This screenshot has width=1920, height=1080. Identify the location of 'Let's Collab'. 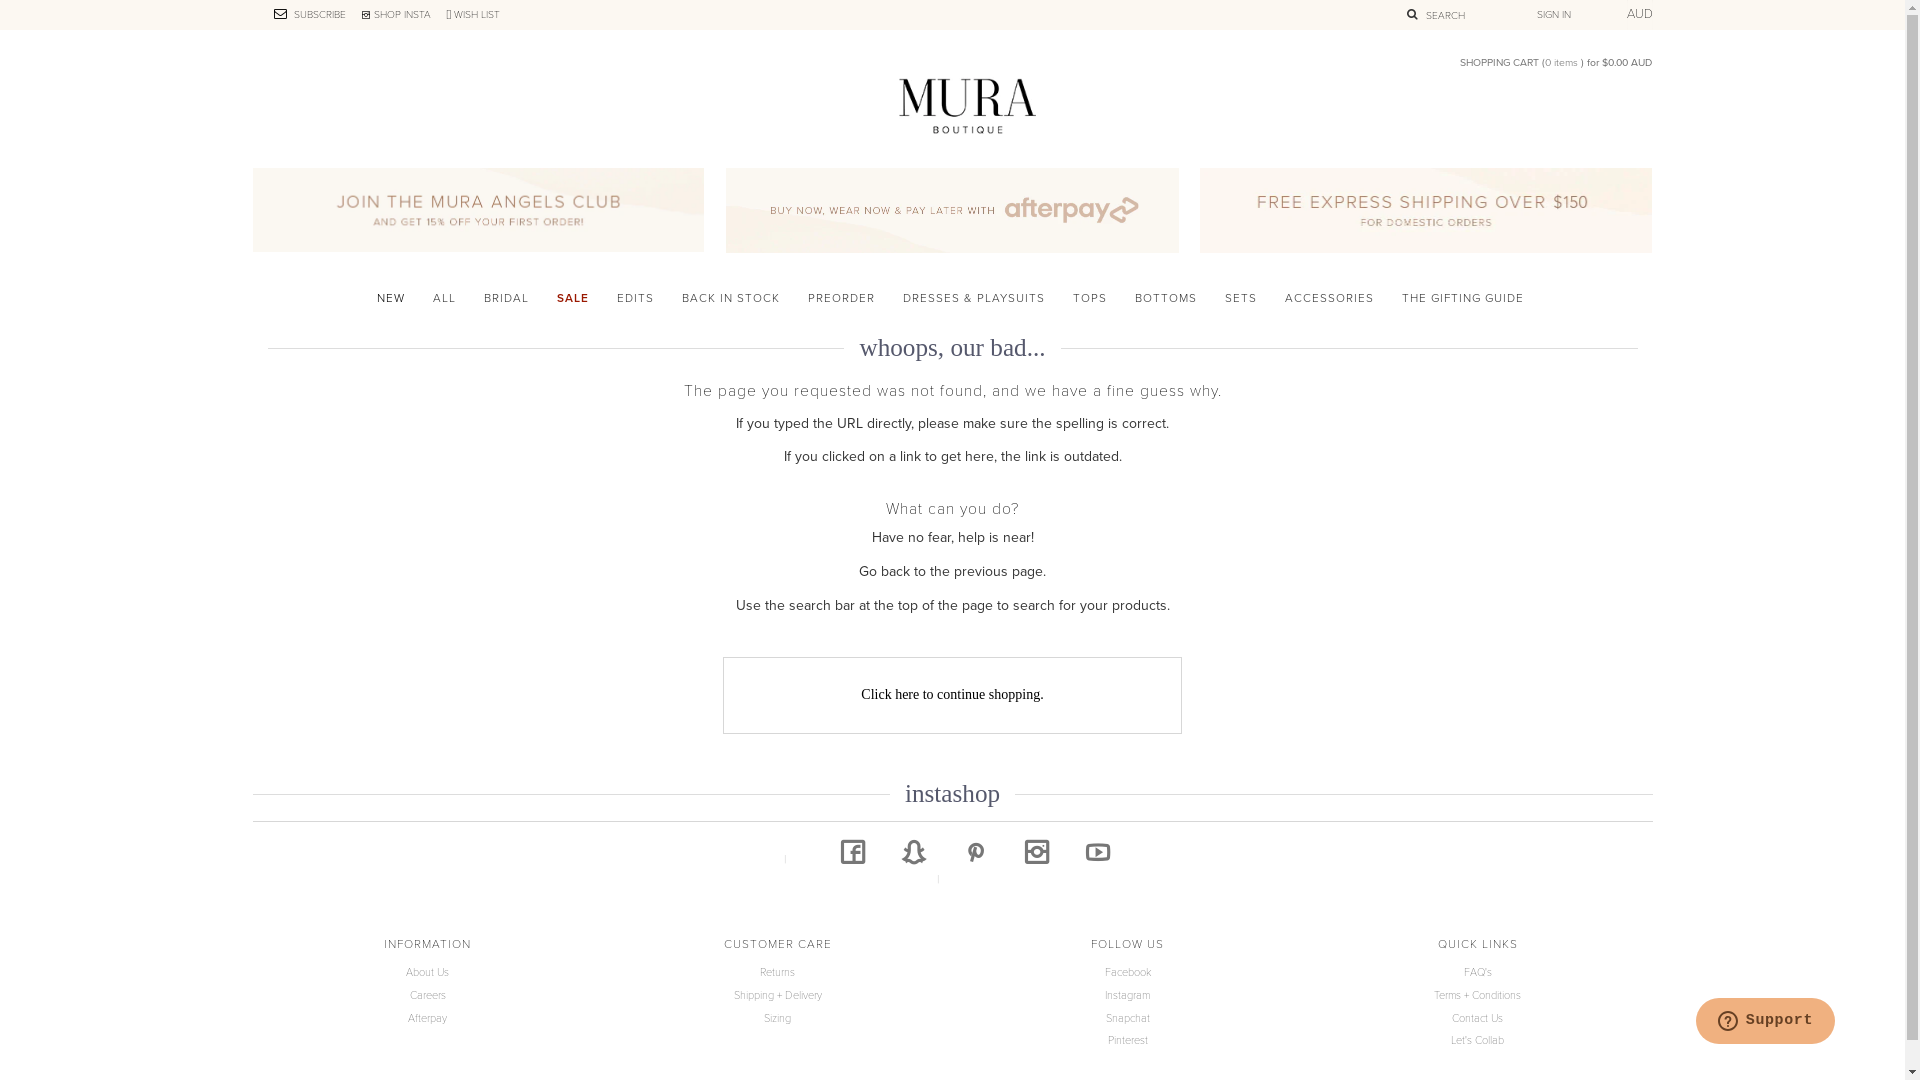
(1477, 1039).